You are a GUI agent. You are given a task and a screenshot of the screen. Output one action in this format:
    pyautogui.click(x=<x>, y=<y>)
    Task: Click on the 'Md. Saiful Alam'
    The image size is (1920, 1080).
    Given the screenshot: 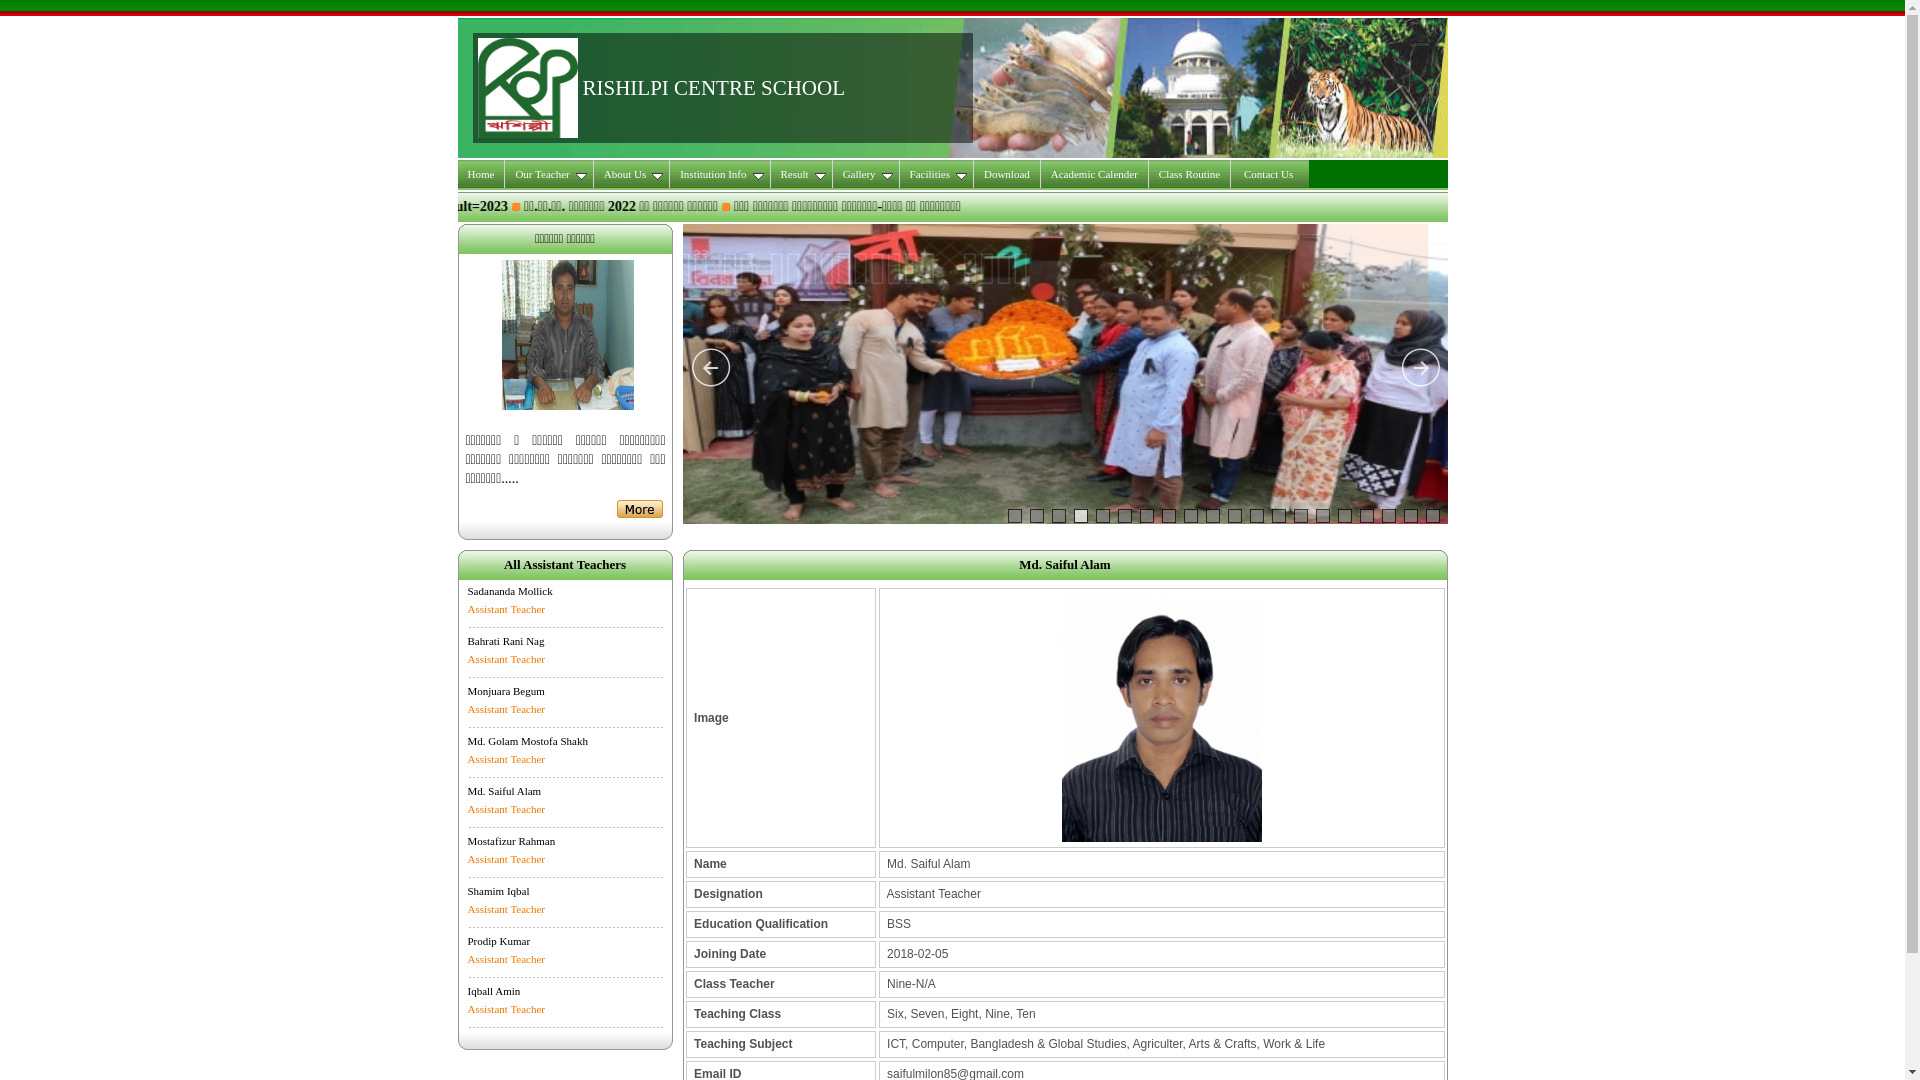 What is the action you would take?
    pyautogui.click(x=504, y=789)
    